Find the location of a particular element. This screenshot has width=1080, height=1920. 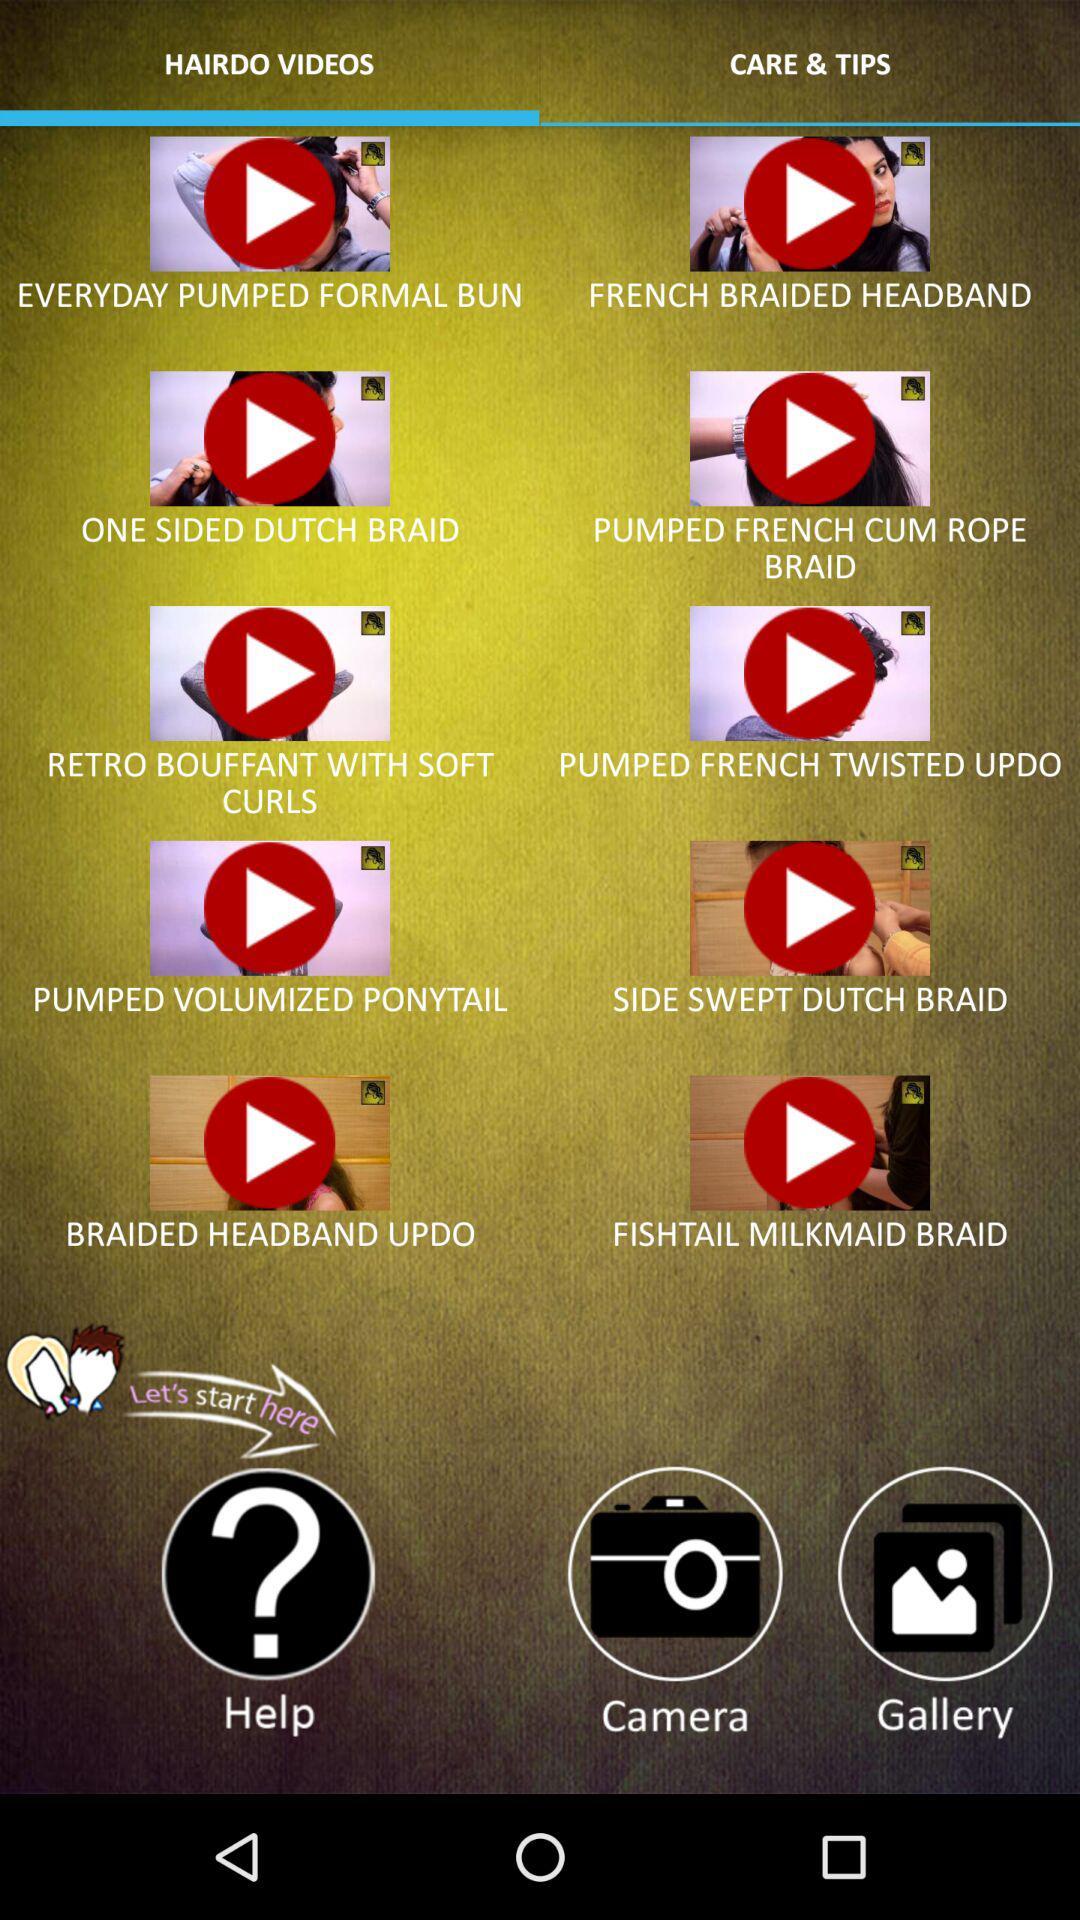

gallery is located at coordinates (944, 1603).